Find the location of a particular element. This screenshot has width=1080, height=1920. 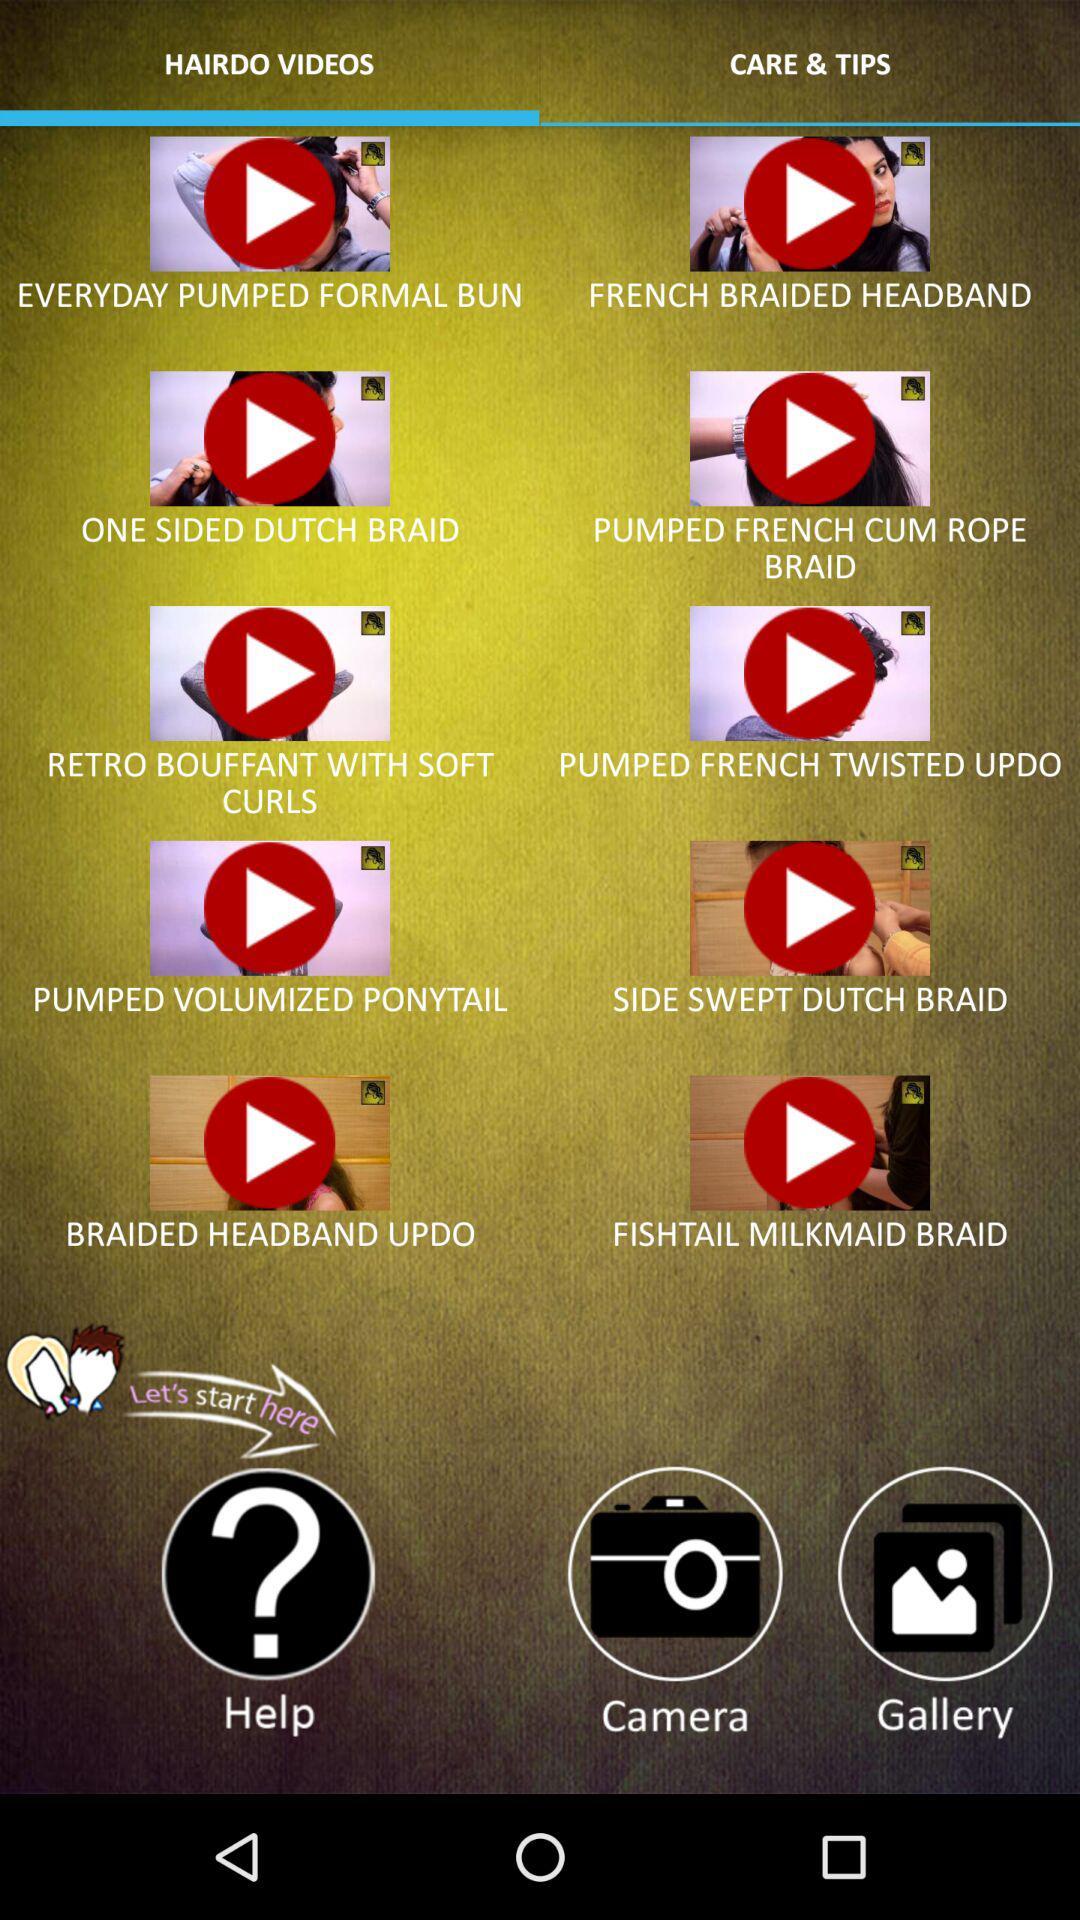

gallery is located at coordinates (944, 1603).